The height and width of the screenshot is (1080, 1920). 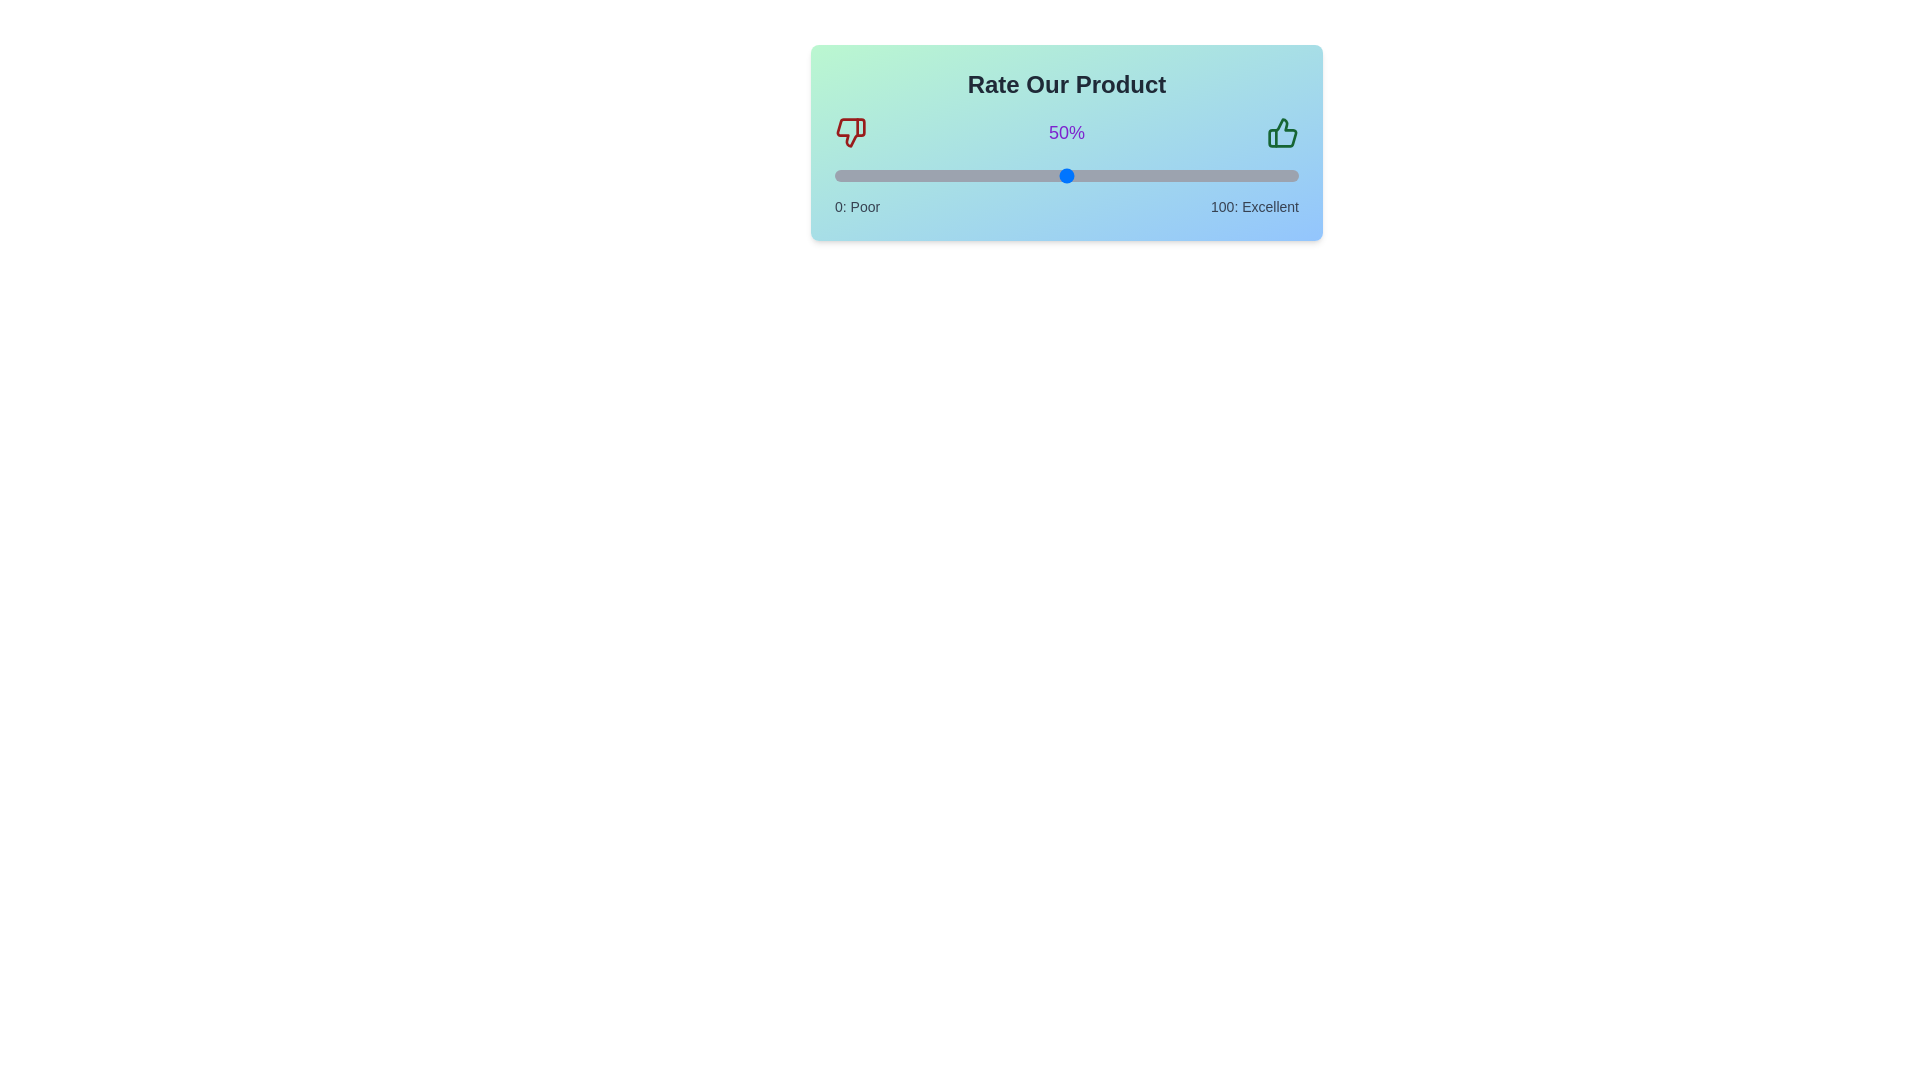 I want to click on the slider to set the rating to 35%, so click(x=997, y=175).